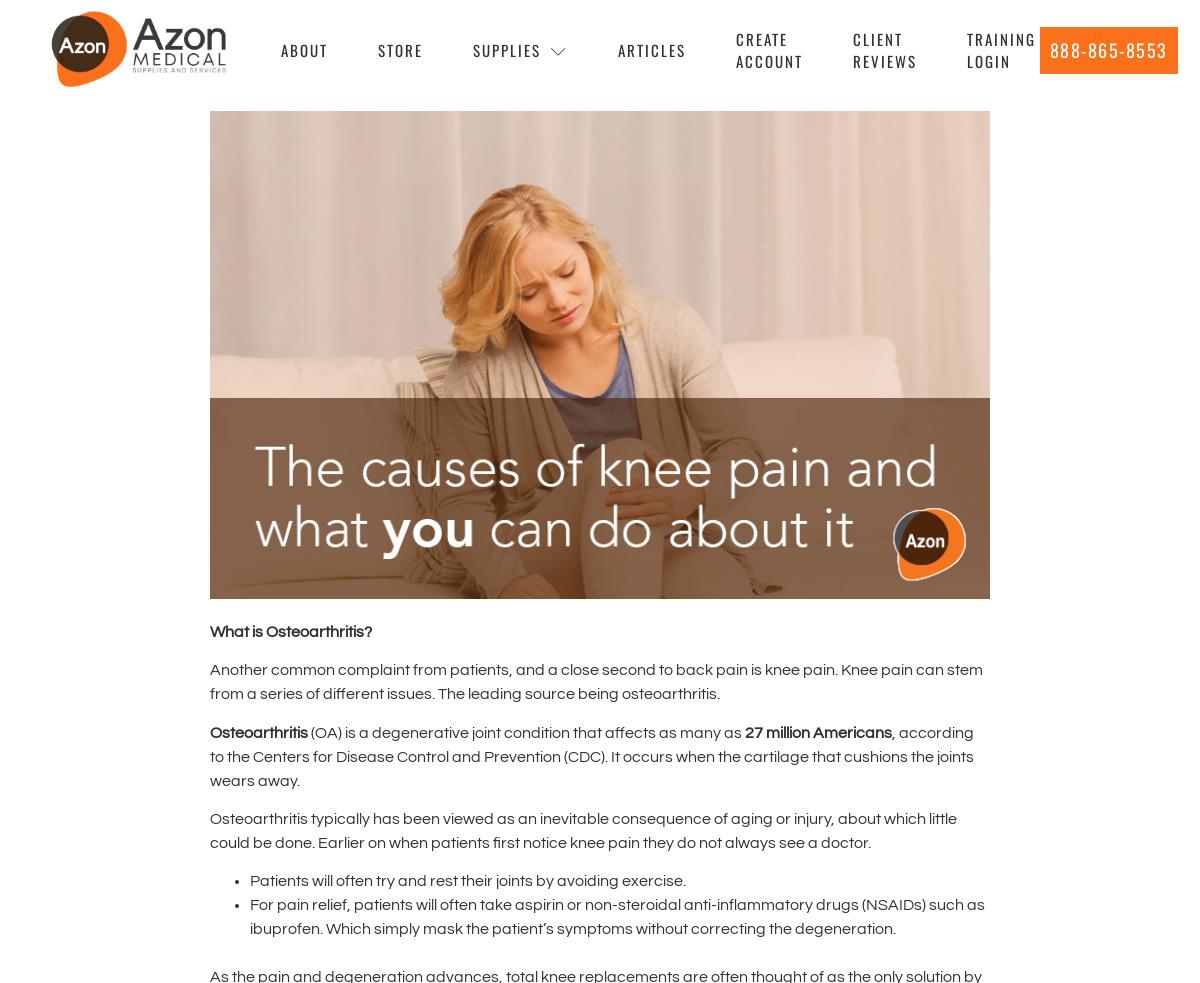 This screenshot has height=983, width=1200. What do you see at coordinates (817, 731) in the screenshot?
I see `'27 million Americans'` at bounding box center [817, 731].